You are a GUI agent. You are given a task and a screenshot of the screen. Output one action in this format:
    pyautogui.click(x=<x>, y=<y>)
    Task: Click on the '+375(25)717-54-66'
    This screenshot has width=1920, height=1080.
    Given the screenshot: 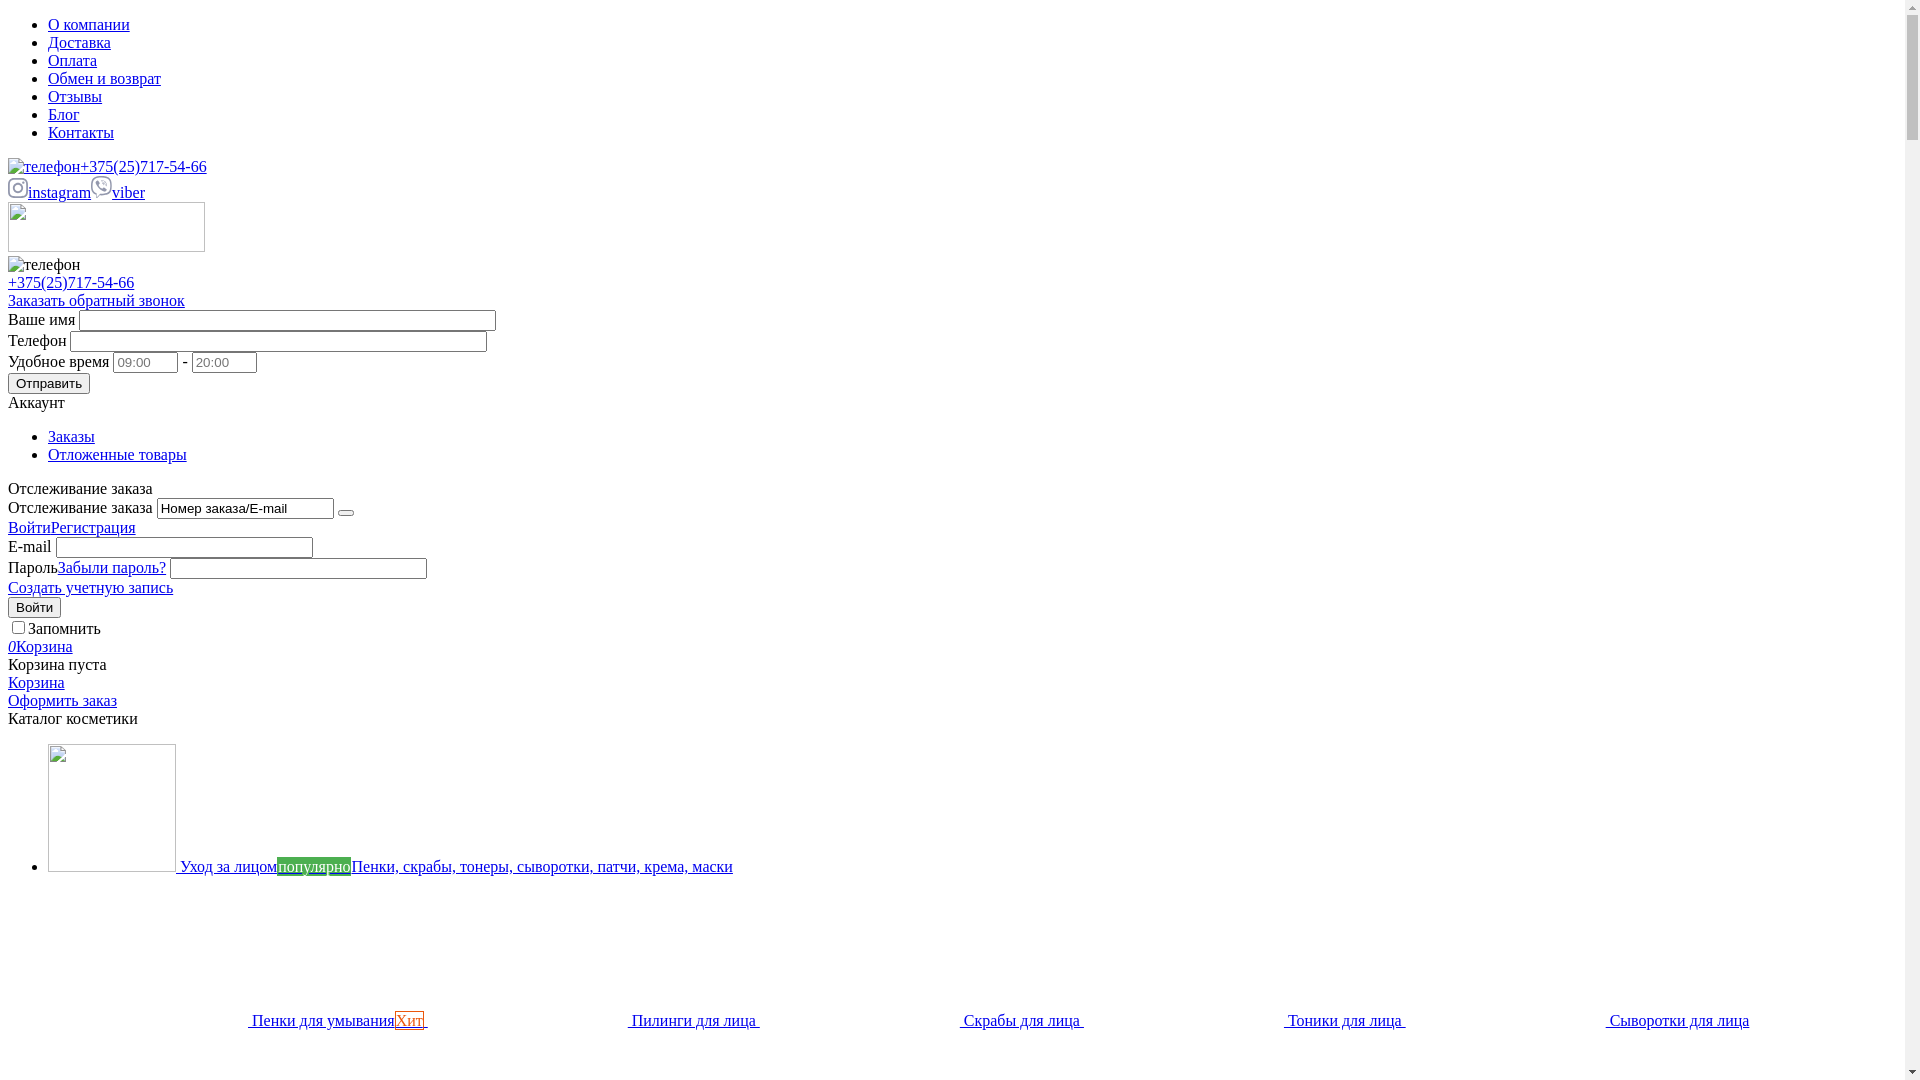 What is the action you would take?
    pyautogui.click(x=8, y=282)
    